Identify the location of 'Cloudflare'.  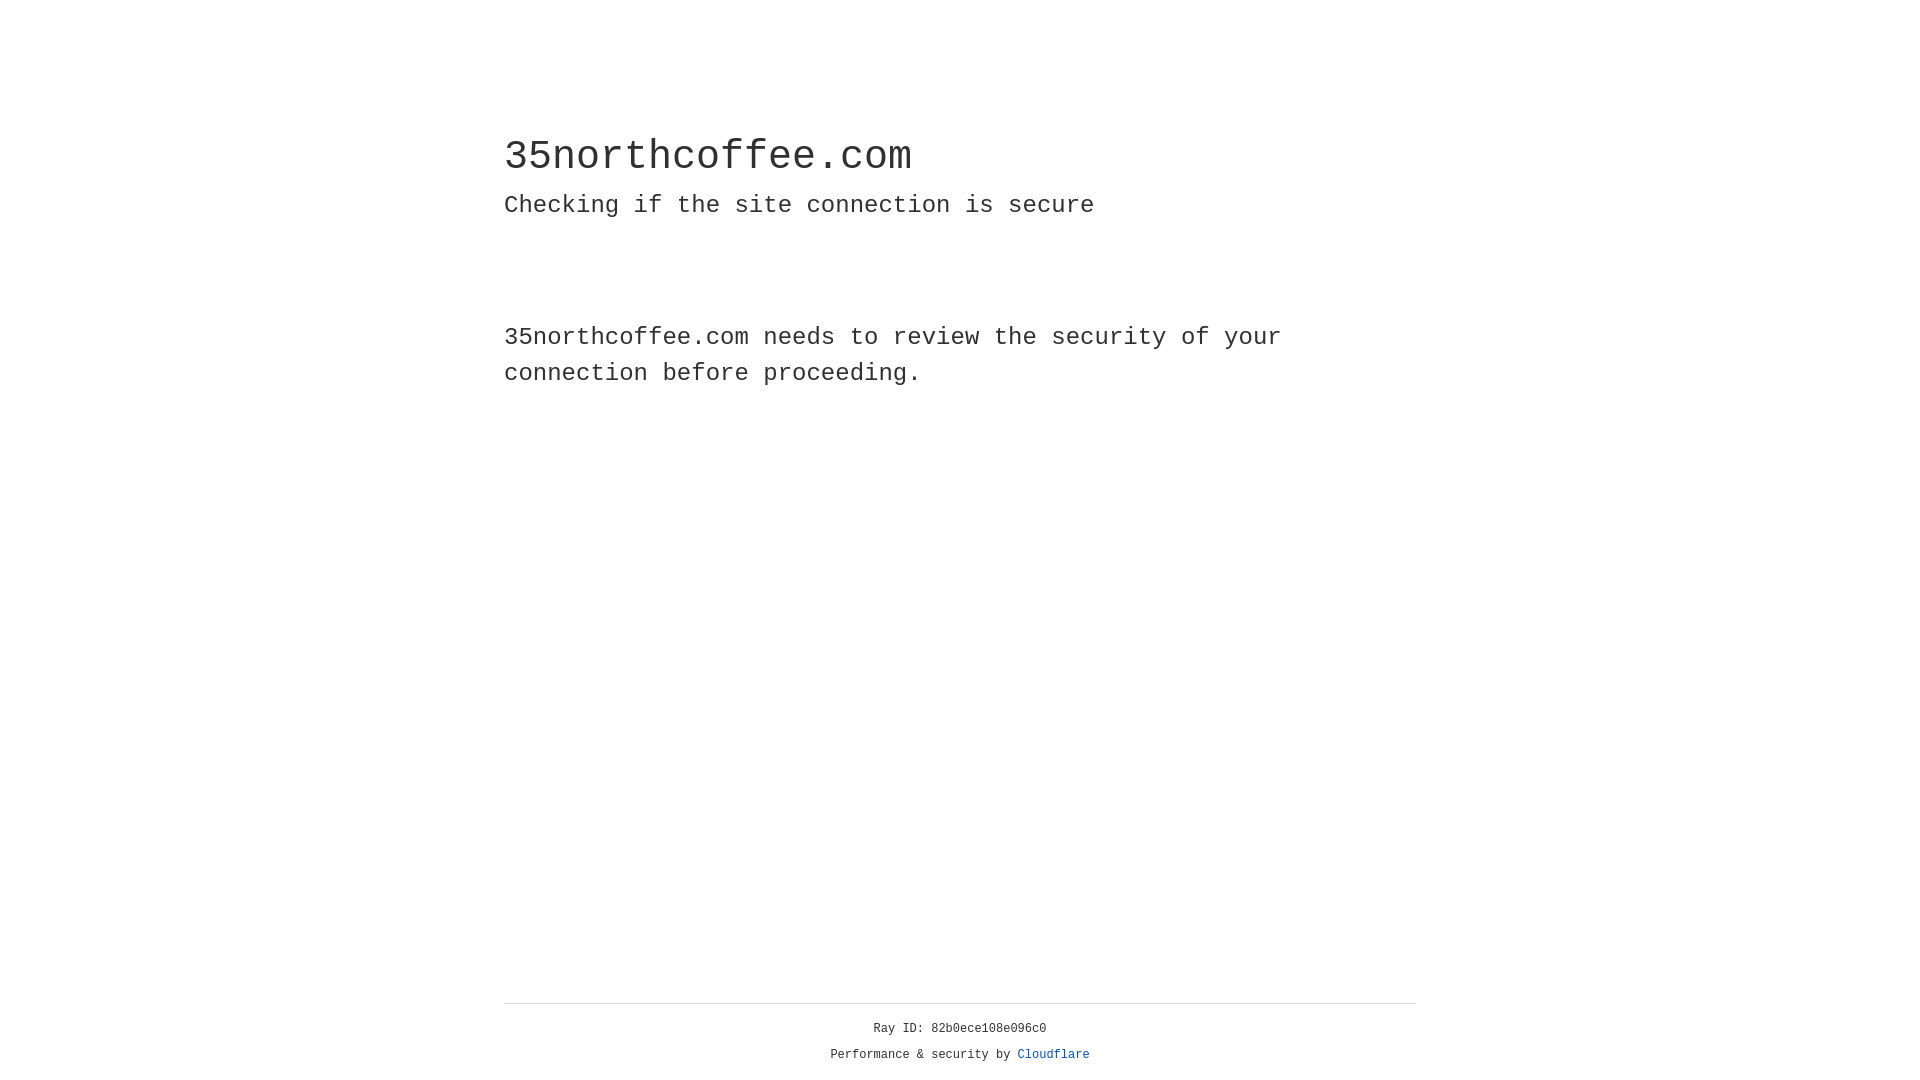
(1053, 1054).